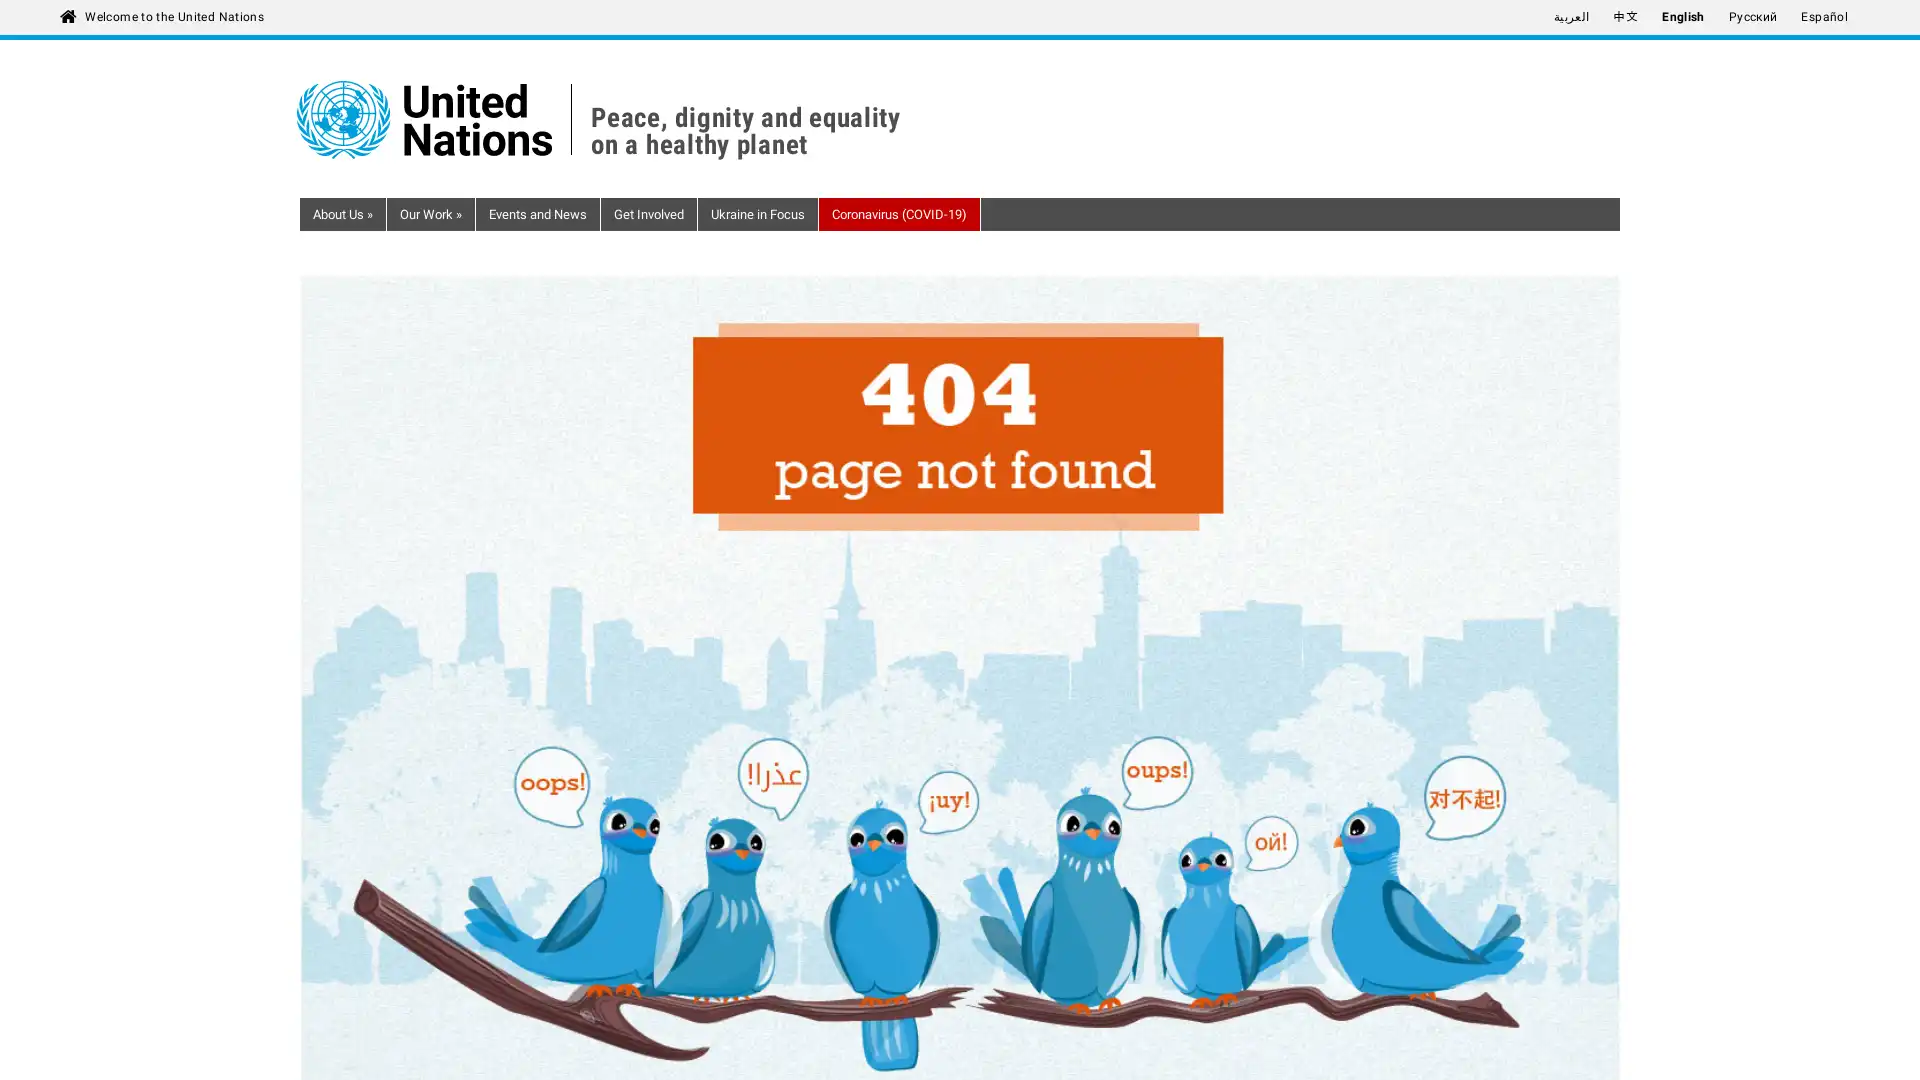 This screenshot has width=1920, height=1080. What do you see at coordinates (430, 213) in the screenshot?
I see `Our Work` at bounding box center [430, 213].